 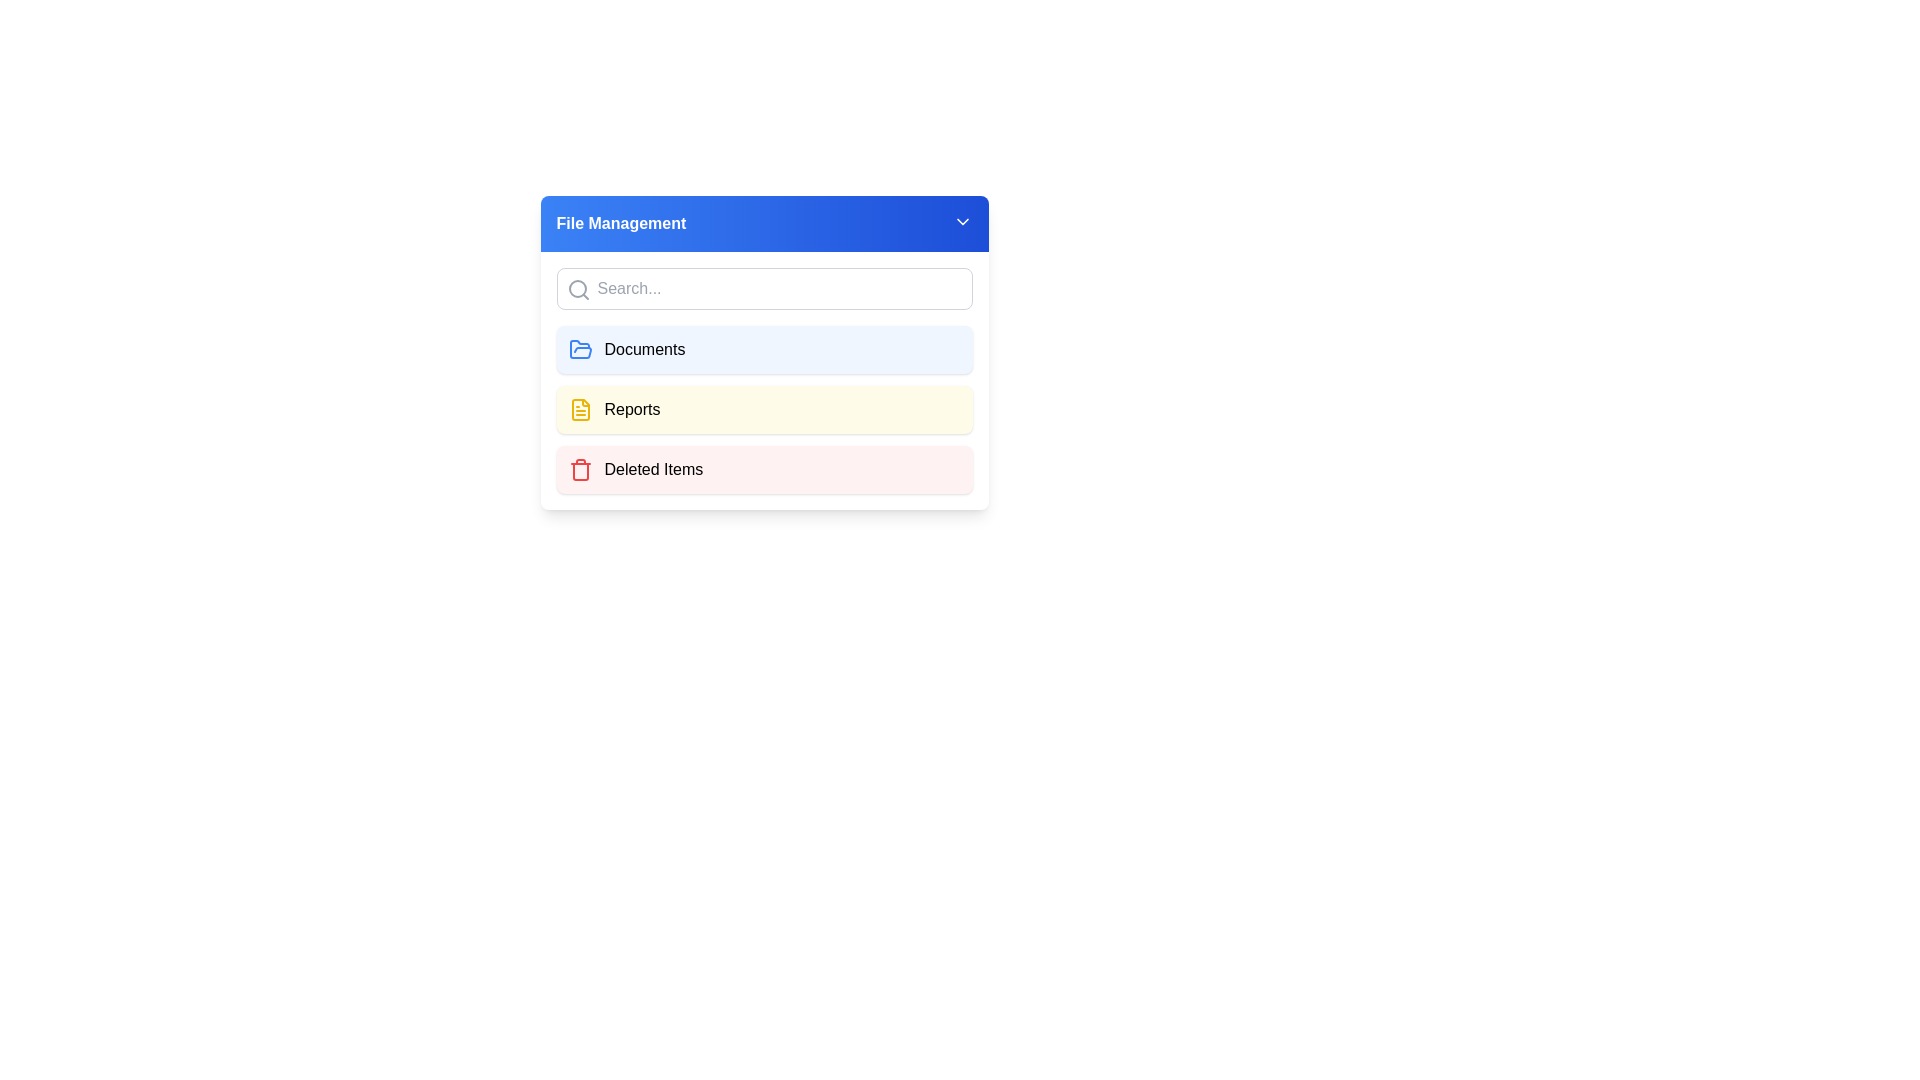 I want to click on the 'Documents' menu option button for keyboard navigation, so click(x=763, y=352).